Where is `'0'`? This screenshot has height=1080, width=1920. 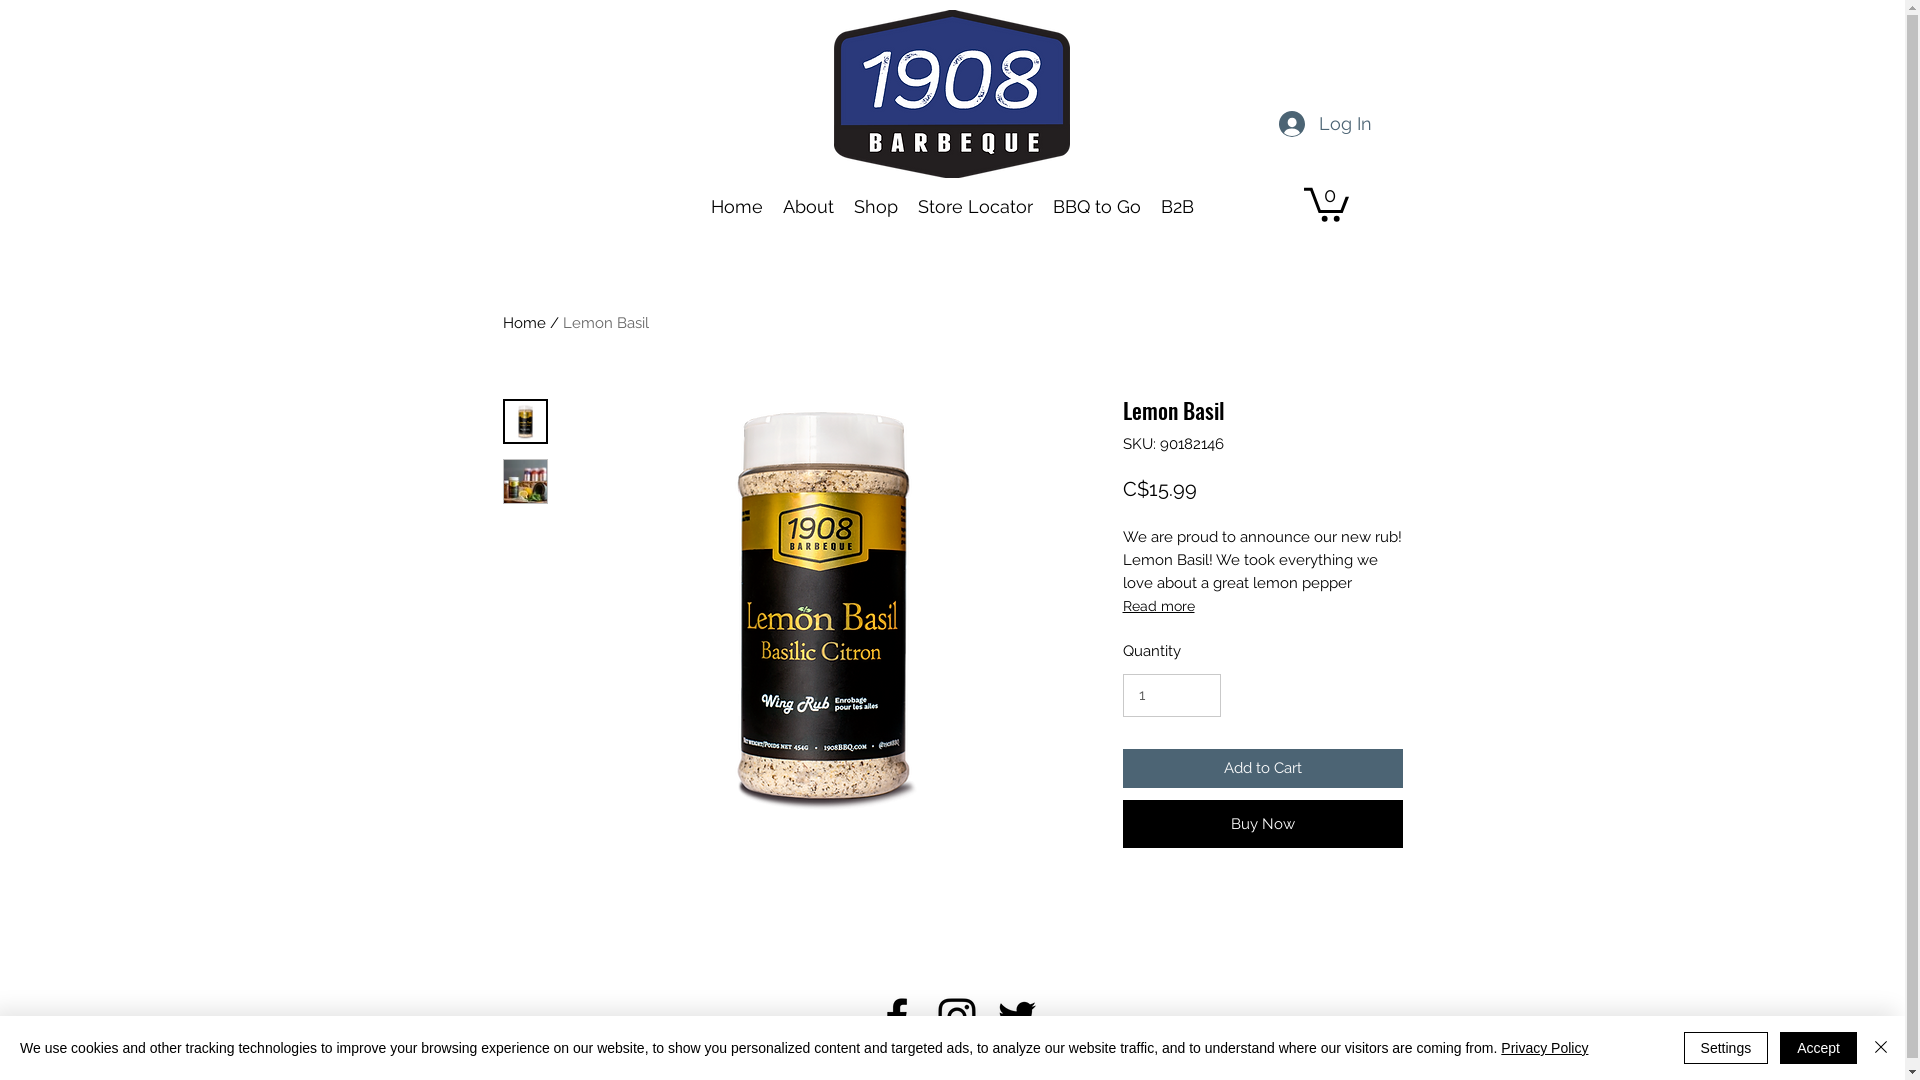 '0' is located at coordinates (1326, 203).